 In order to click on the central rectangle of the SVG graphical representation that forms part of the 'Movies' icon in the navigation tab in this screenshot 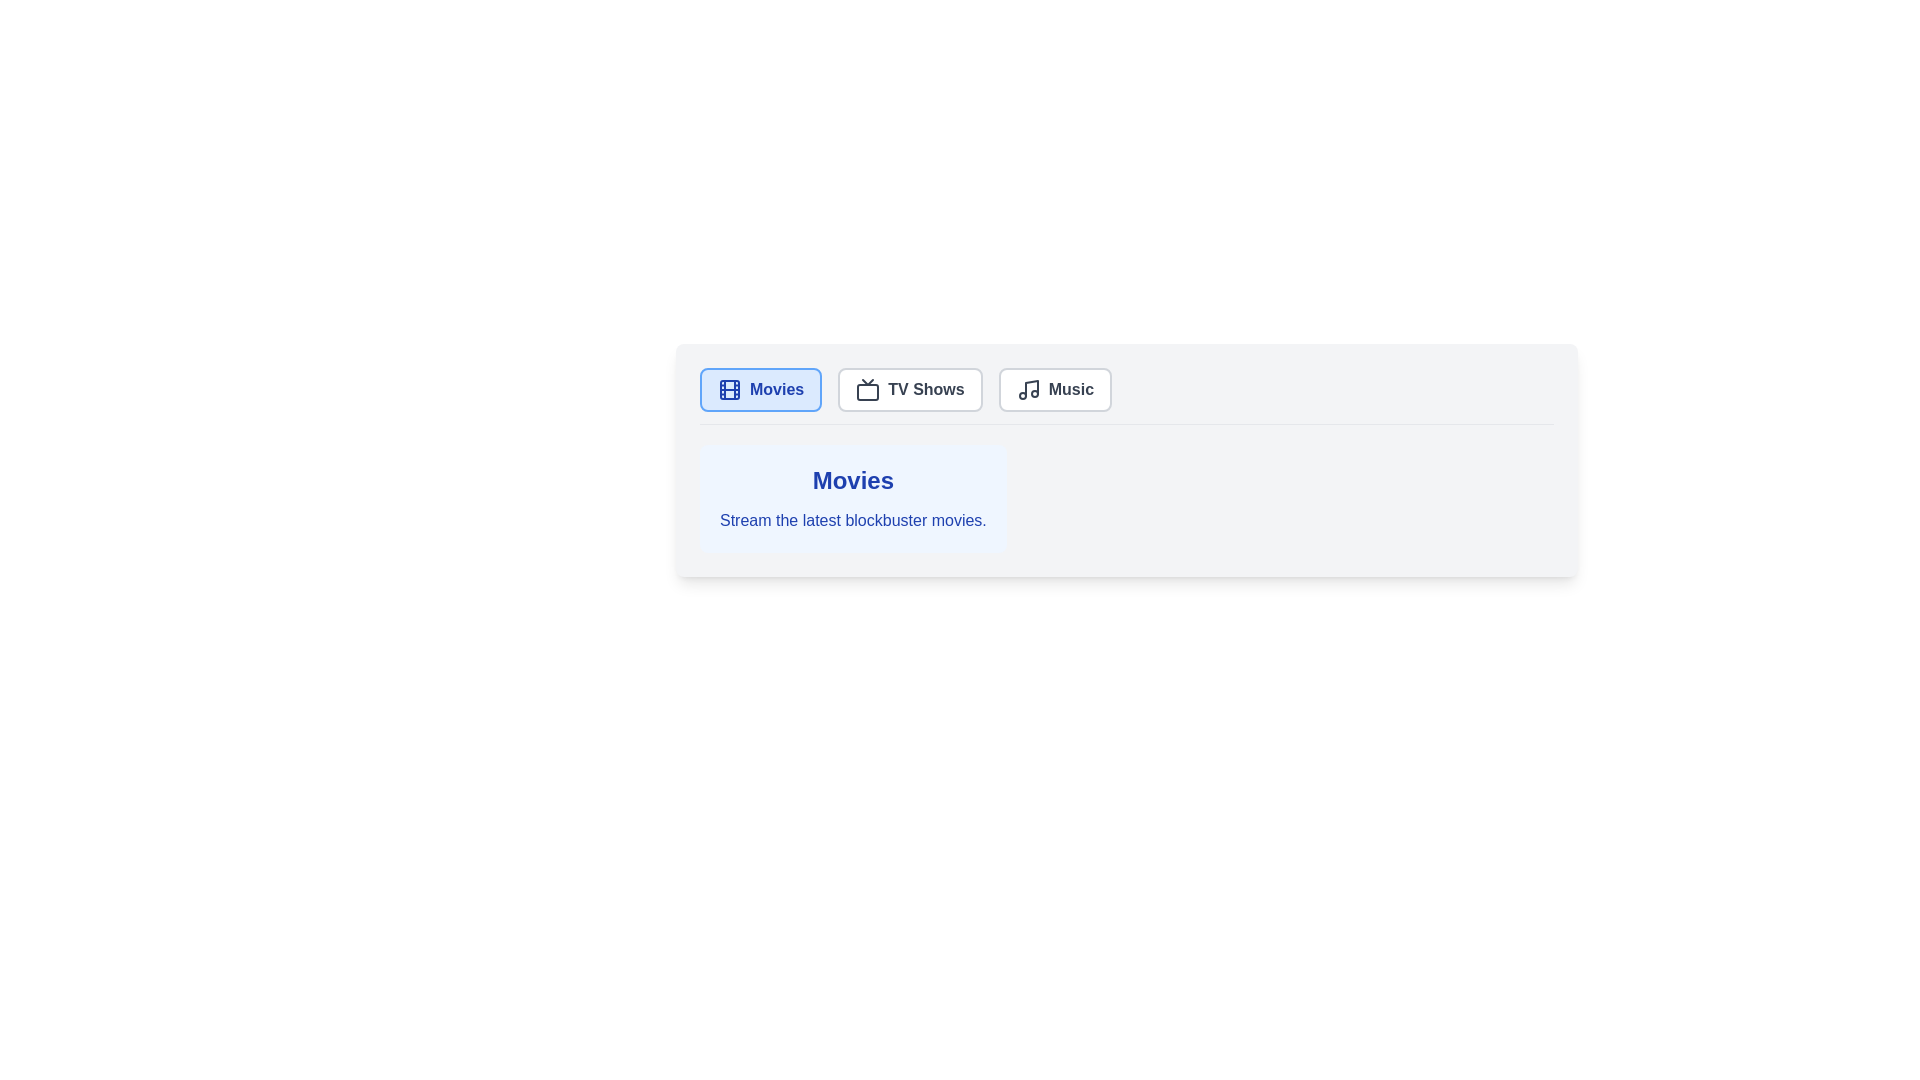, I will do `click(728, 389)`.